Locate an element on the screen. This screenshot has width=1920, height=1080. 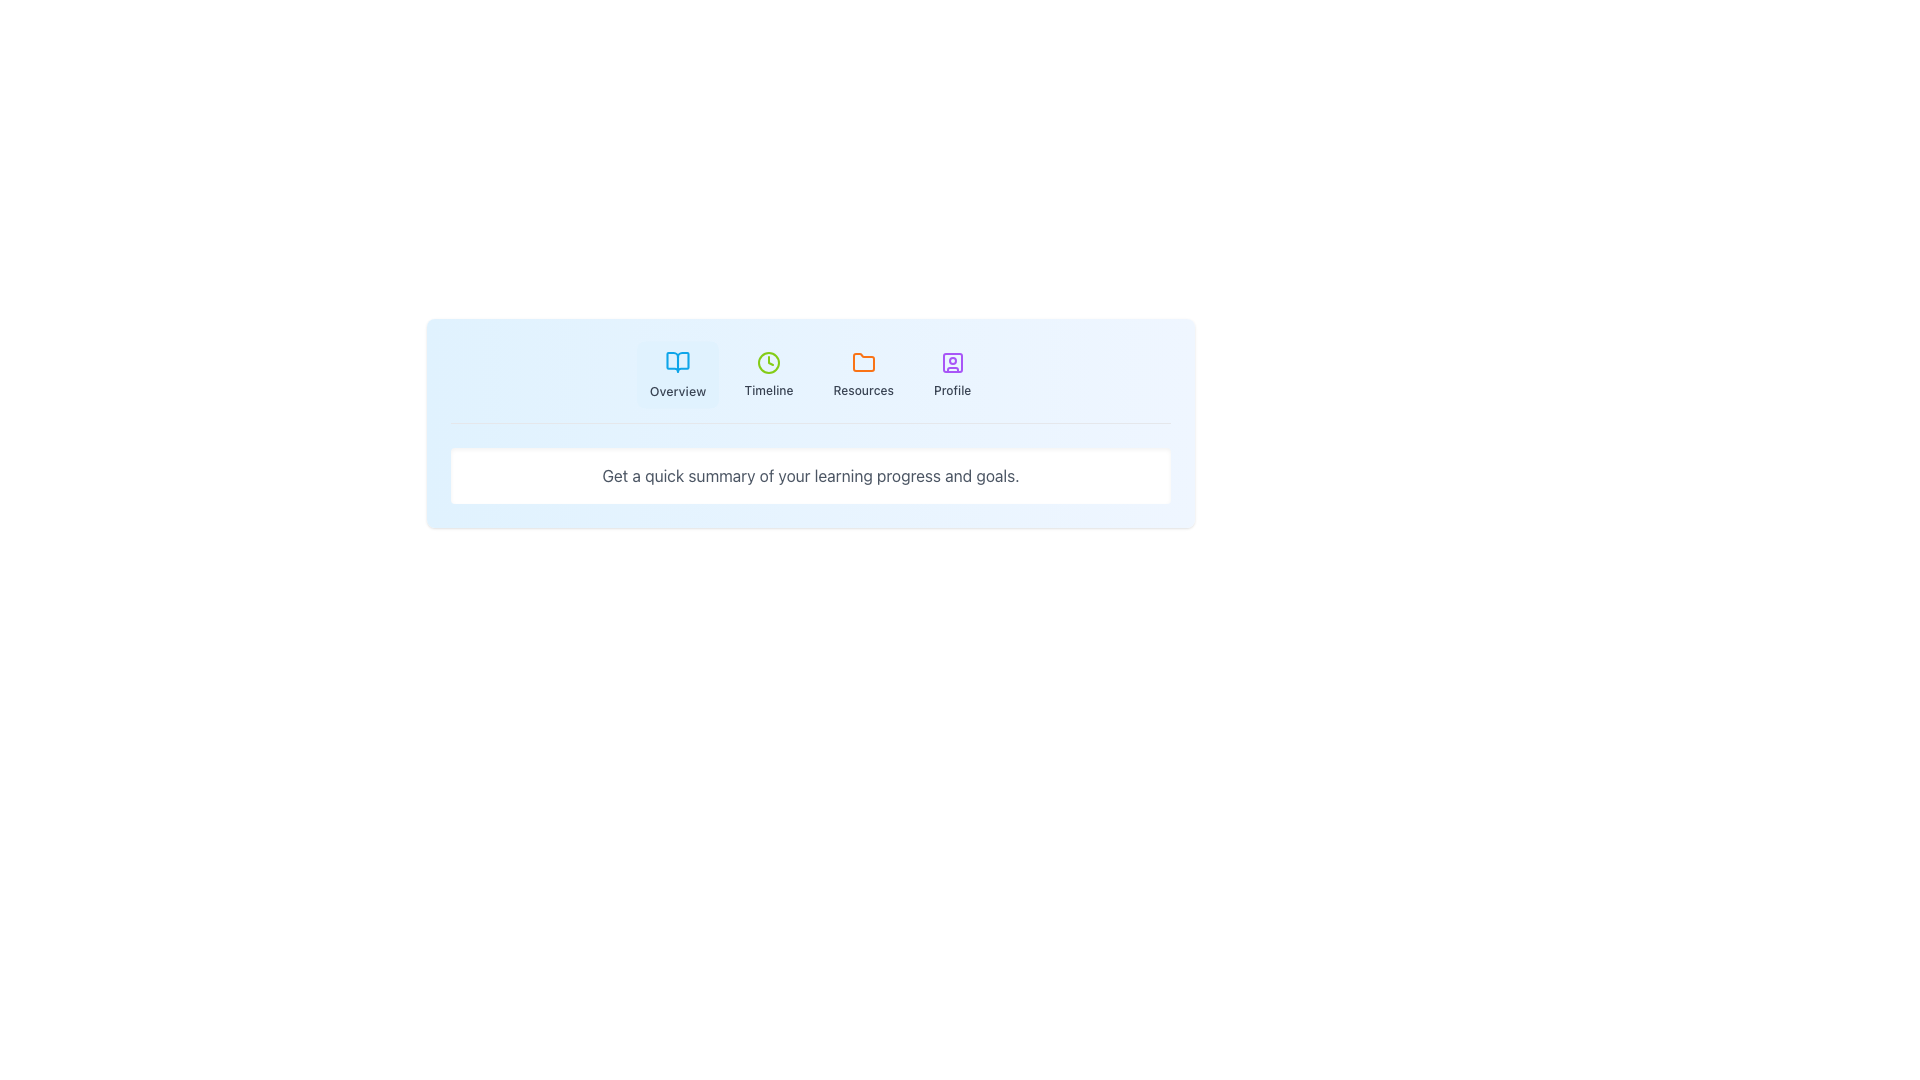
the navigation button located between the 'Timeline' element on the left and the 'Profile' element on the right is located at coordinates (863, 374).